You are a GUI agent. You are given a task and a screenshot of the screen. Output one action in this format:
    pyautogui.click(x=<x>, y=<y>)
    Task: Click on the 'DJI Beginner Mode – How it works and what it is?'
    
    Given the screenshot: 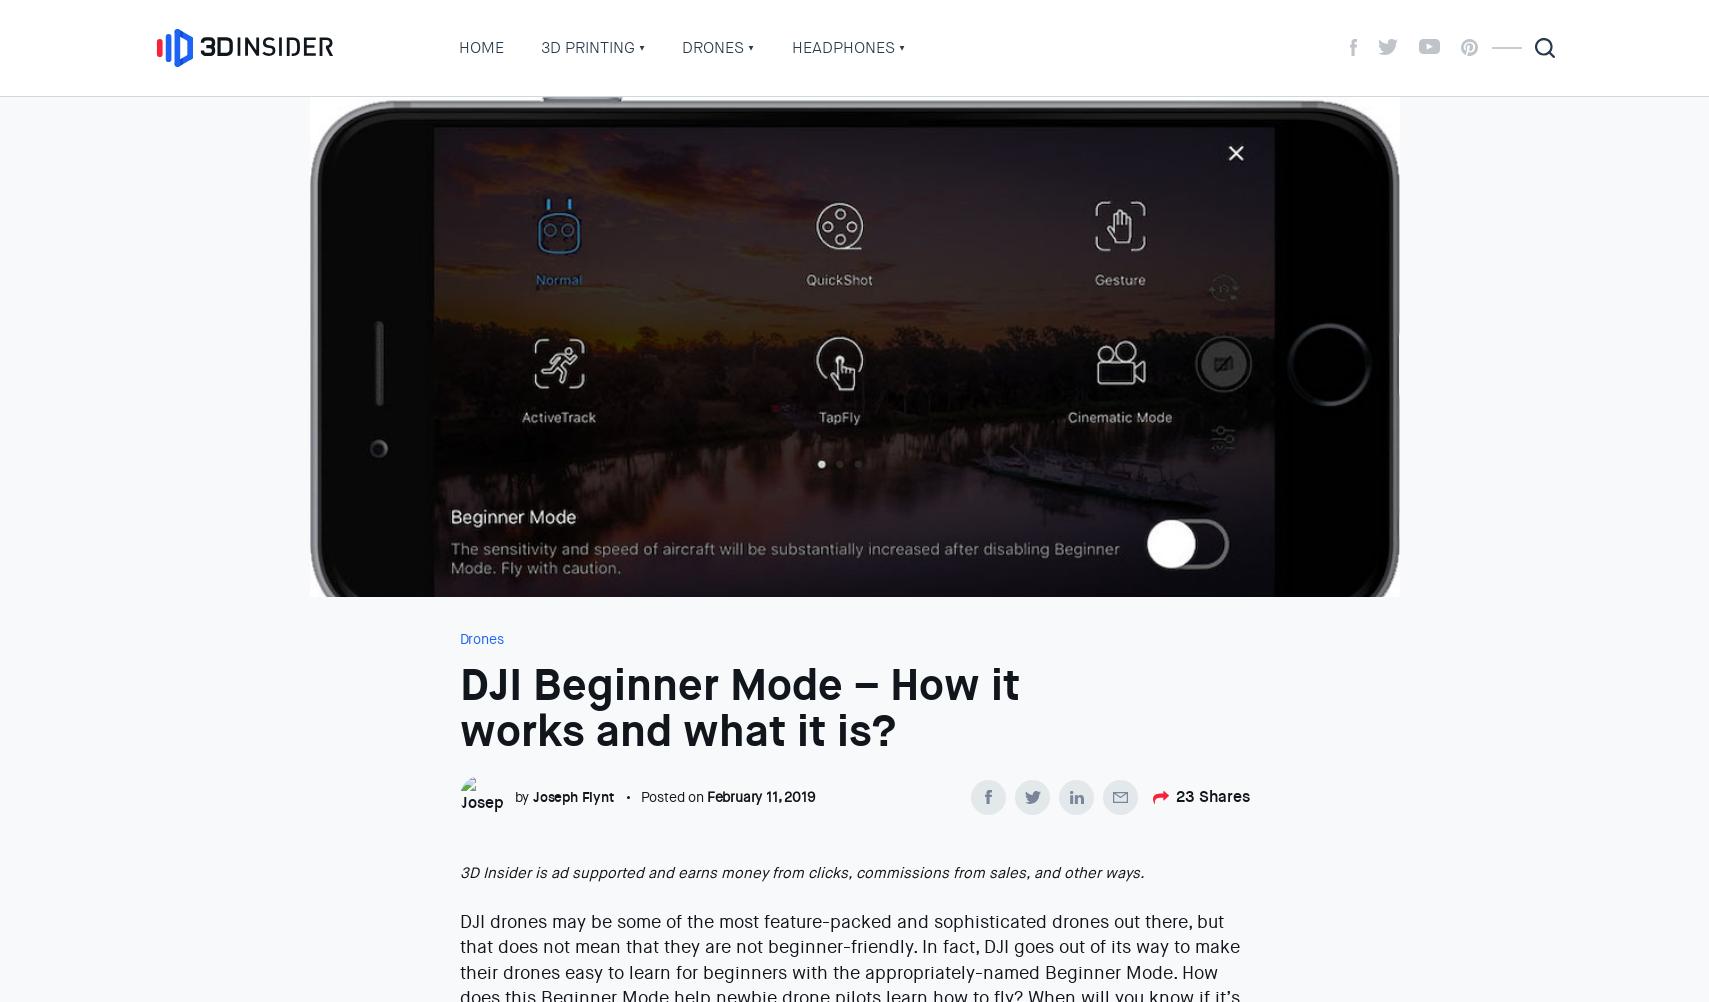 What is the action you would take?
    pyautogui.click(x=737, y=708)
    